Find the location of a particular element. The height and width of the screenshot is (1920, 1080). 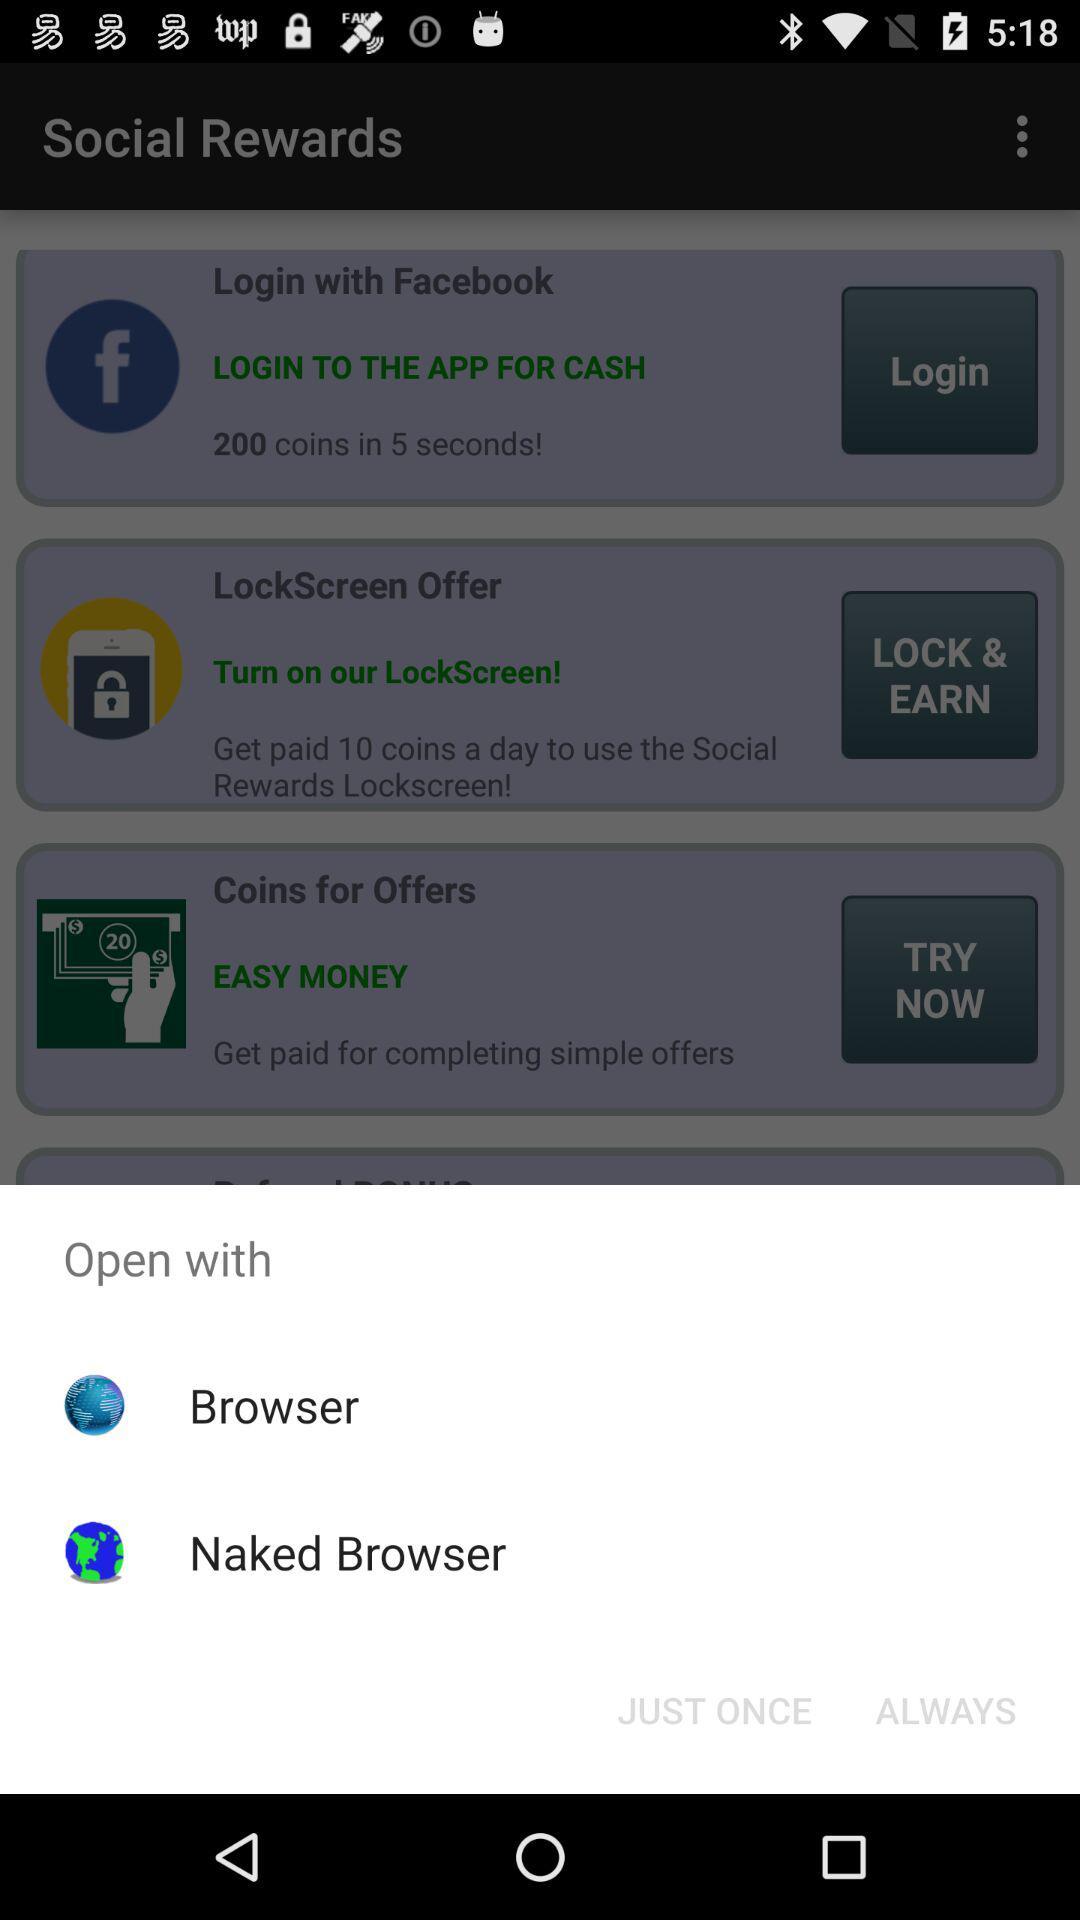

the icon to the left of always item is located at coordinates (713, 1708).